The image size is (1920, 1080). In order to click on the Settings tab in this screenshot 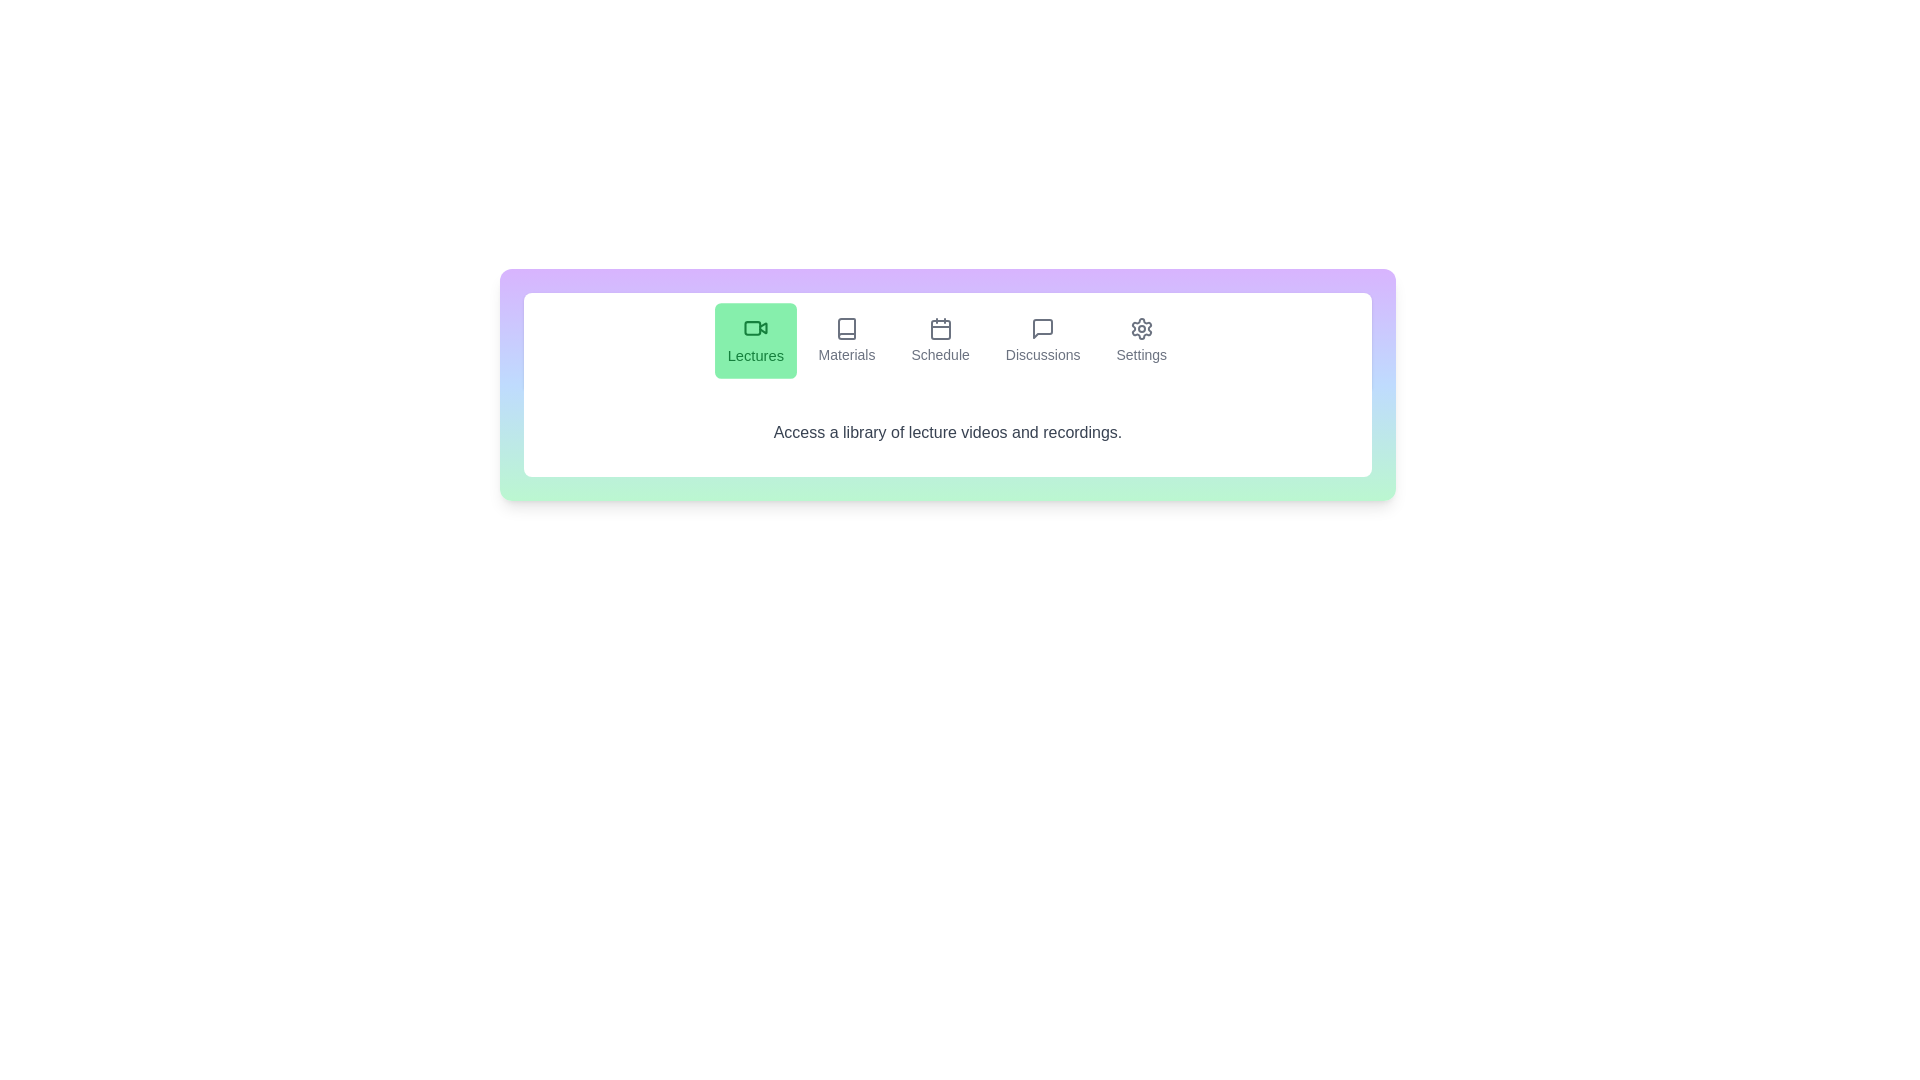, I will do `click(1141, 339)`.